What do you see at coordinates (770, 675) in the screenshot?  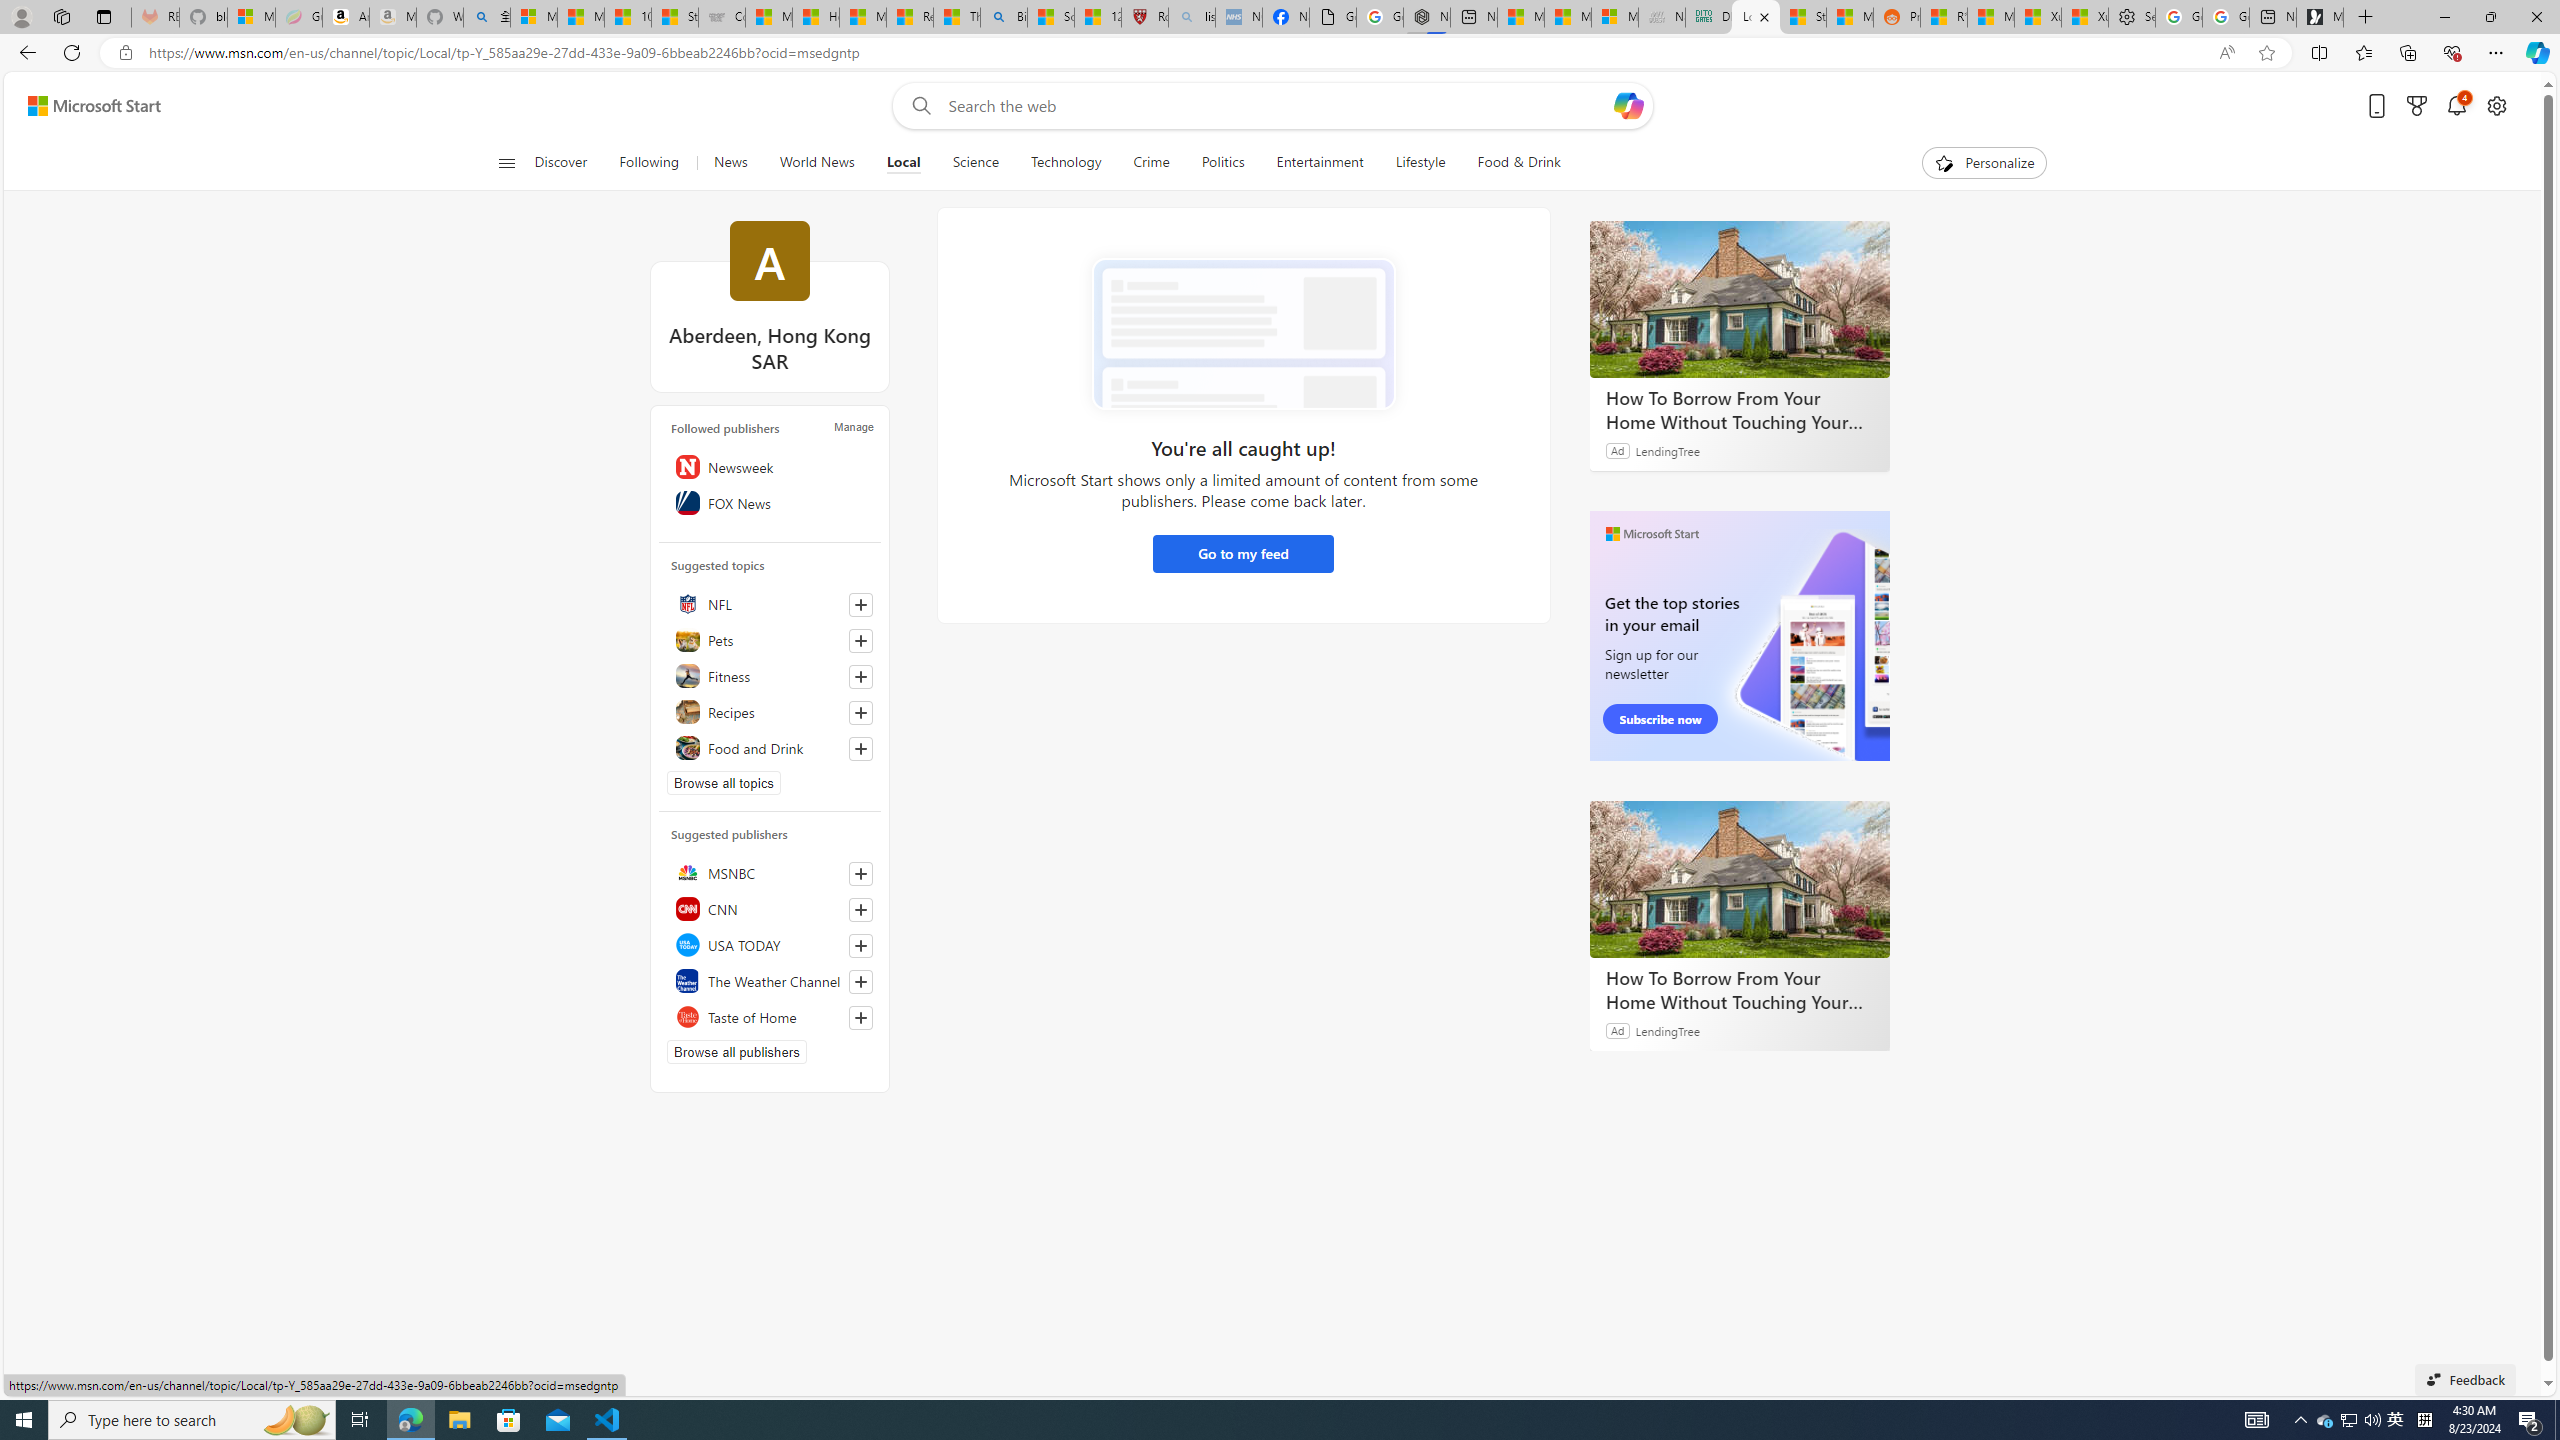 I see `'Fitness'` at bounding box center [770, 675].